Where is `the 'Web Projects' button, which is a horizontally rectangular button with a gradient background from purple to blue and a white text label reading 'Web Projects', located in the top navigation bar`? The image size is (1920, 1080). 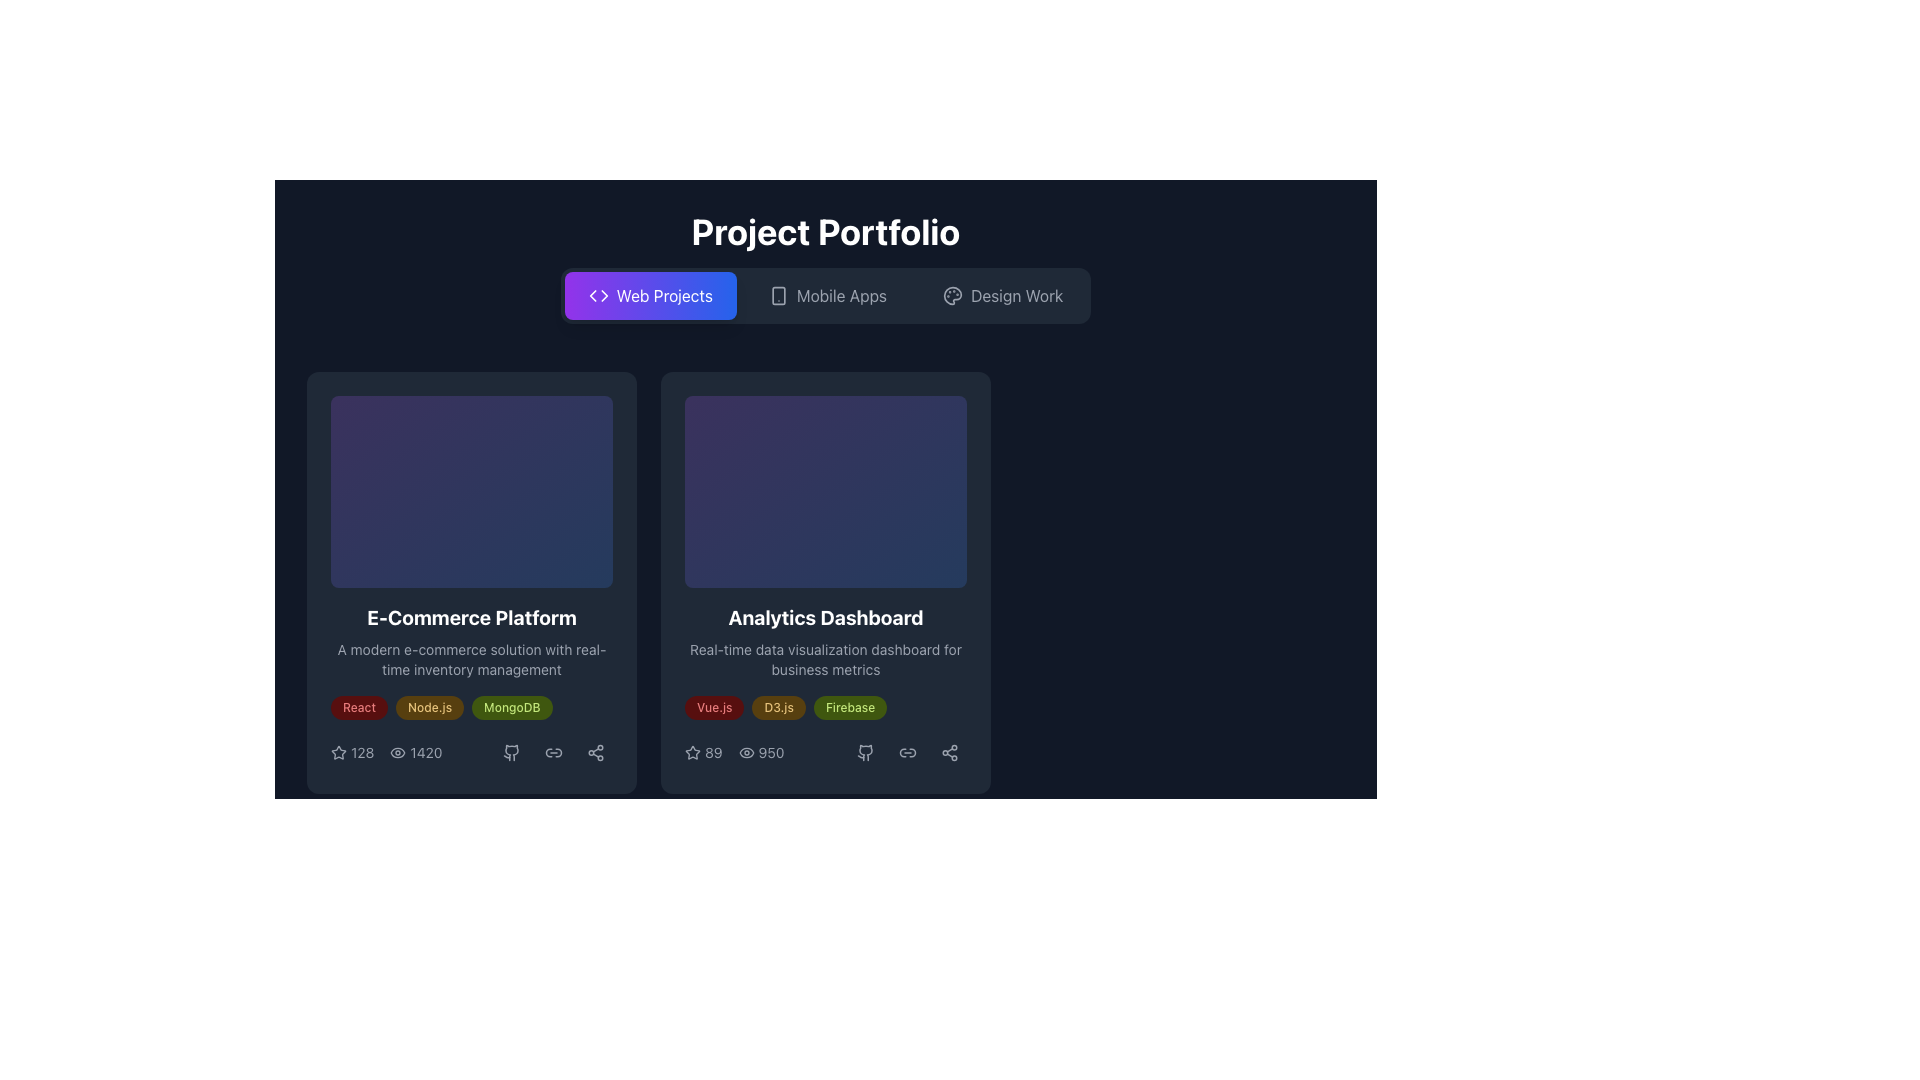
the 'Web Projects' button, which is a horizontally rectangular button with a gradient background from purple to blue and a white text label reading 'Web Projects', located in the top navigation bar is located at coordinates (650, 296).